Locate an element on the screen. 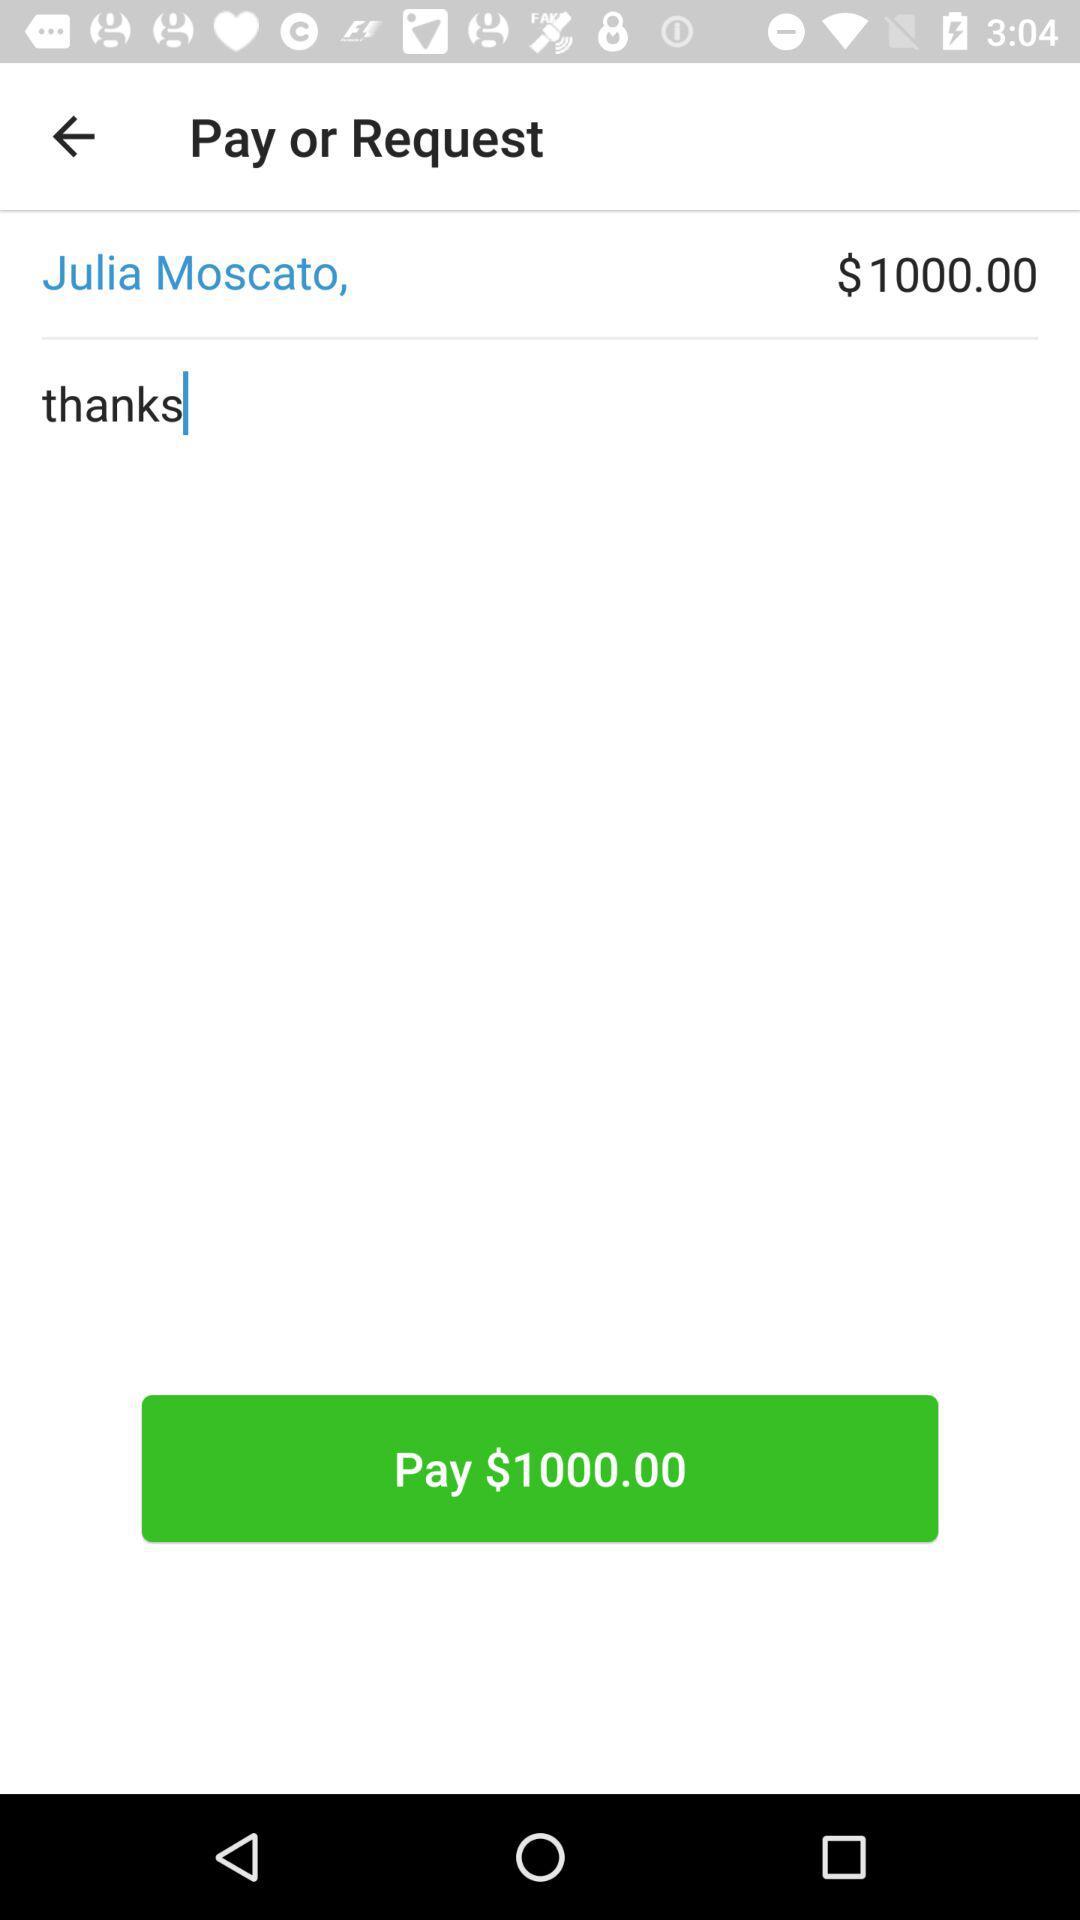  the ,  item is located at coordinates (417, 272).